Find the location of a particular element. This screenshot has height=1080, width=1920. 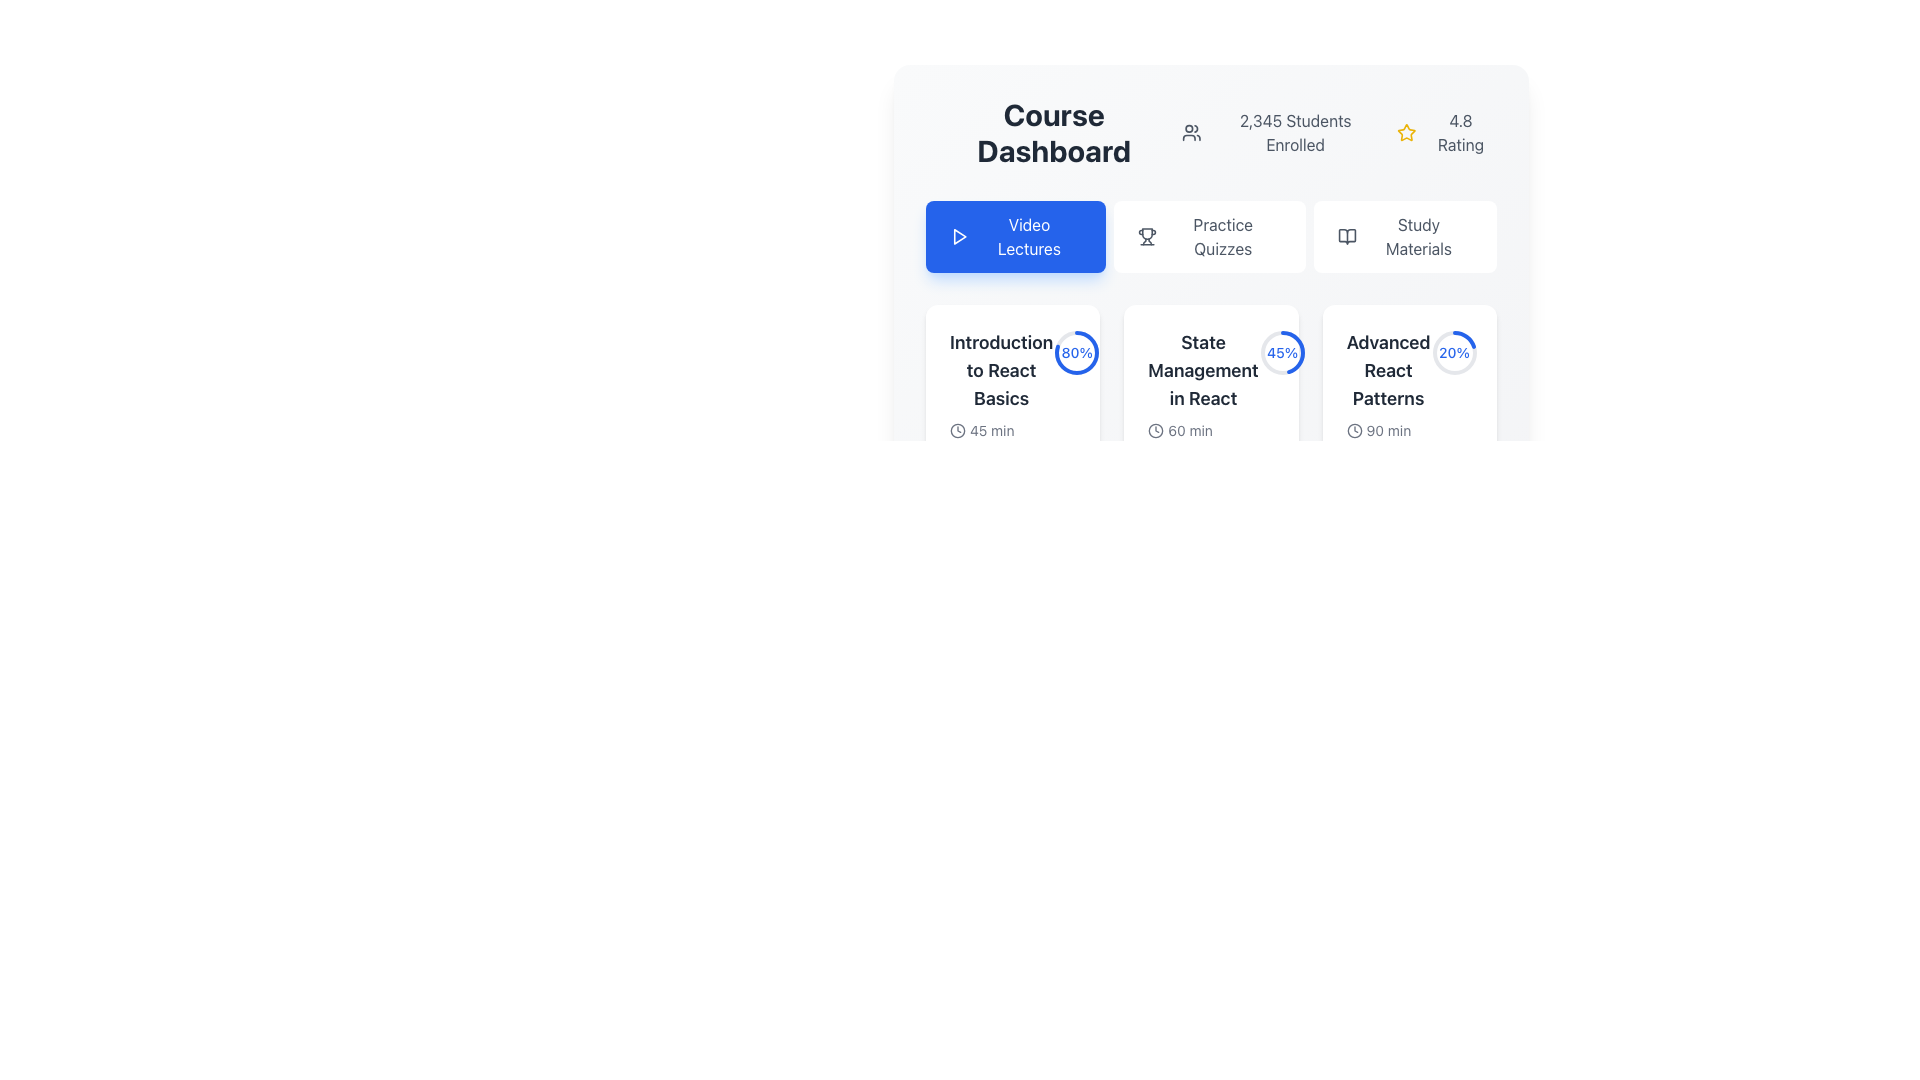

the course information text block titled 'Advanced React Patterns' is located at coordinates (1408, 407).